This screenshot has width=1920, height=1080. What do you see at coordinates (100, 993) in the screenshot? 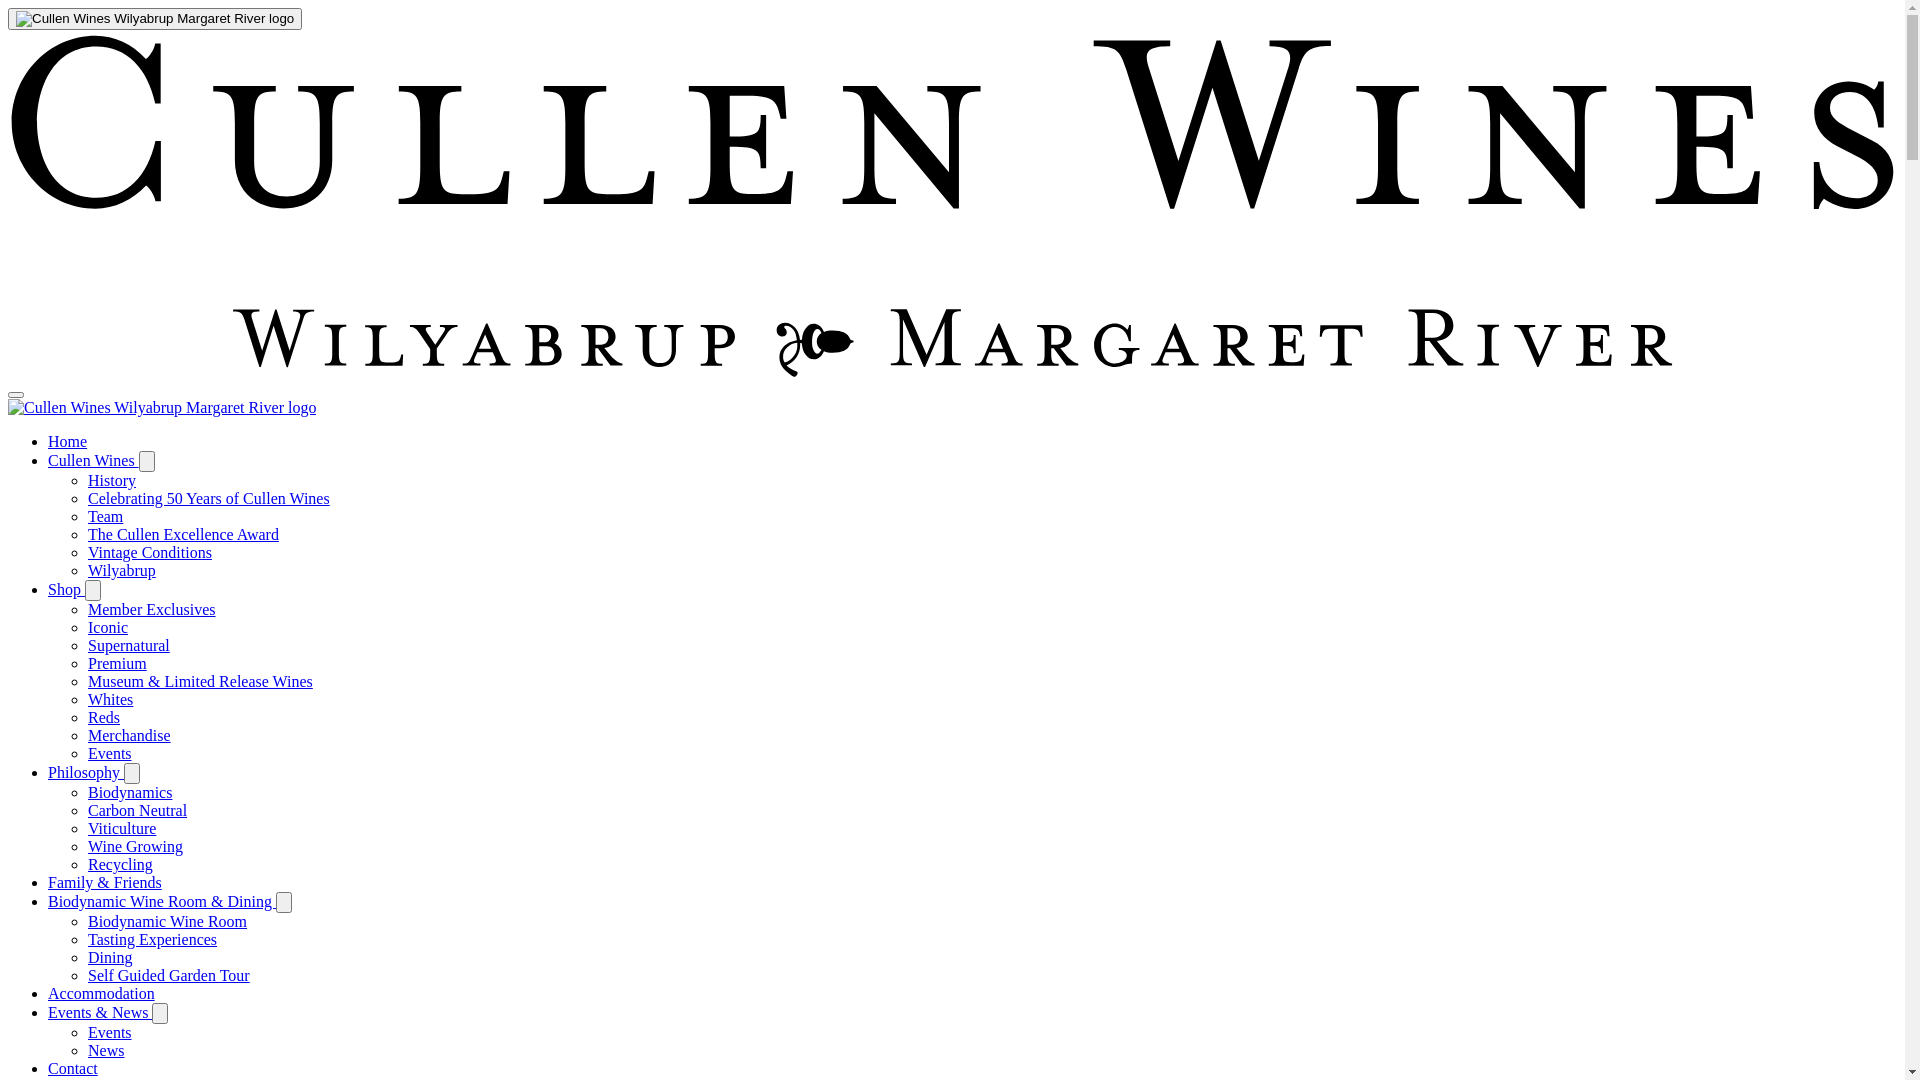
I see `'Accommodation'` at bounding box center [100, 993].